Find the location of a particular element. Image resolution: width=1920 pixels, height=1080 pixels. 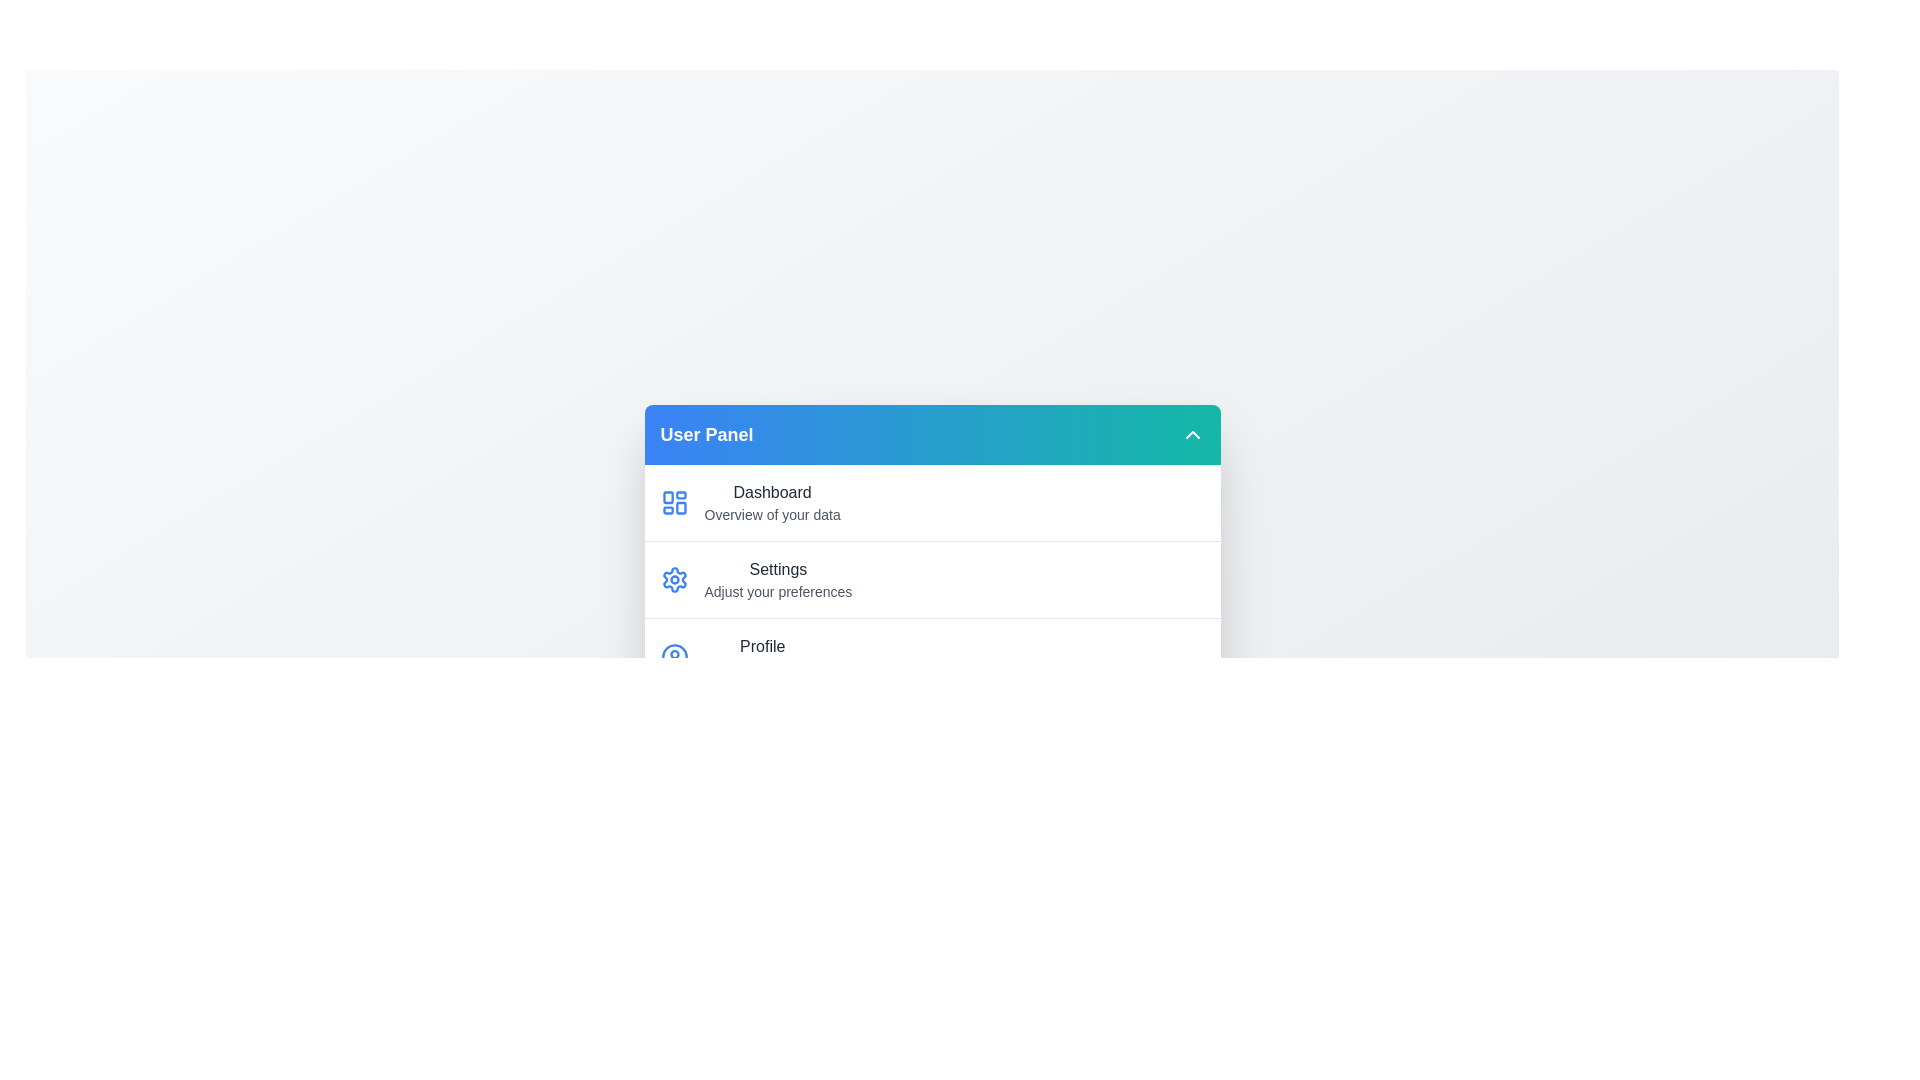

the menu item Dashboard from the StylishDashboardMenu is located at coordinates (931, 501).